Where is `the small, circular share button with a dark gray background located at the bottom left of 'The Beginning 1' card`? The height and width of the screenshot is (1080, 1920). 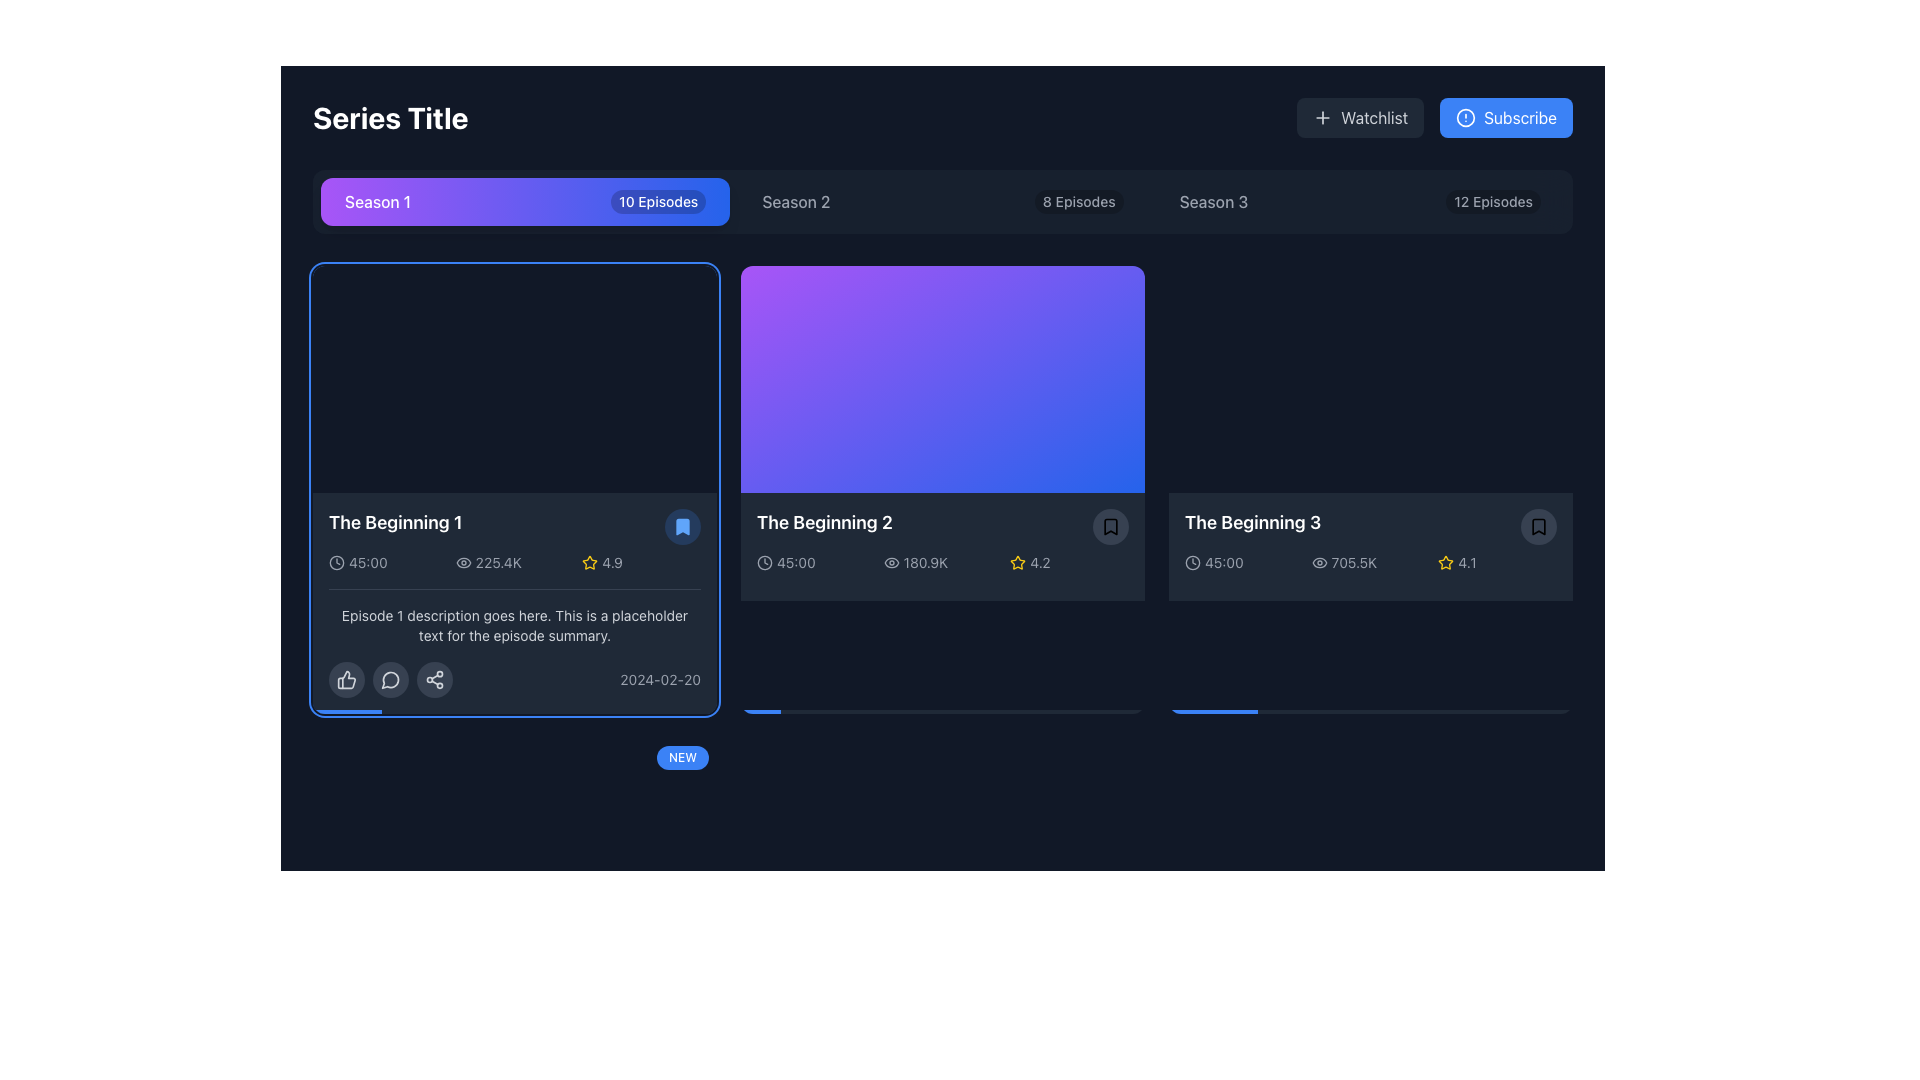 the small, circular share button with a dark gray background located at the bottom left of 'The Beginning 1' card is located at coordinates (434, 678).